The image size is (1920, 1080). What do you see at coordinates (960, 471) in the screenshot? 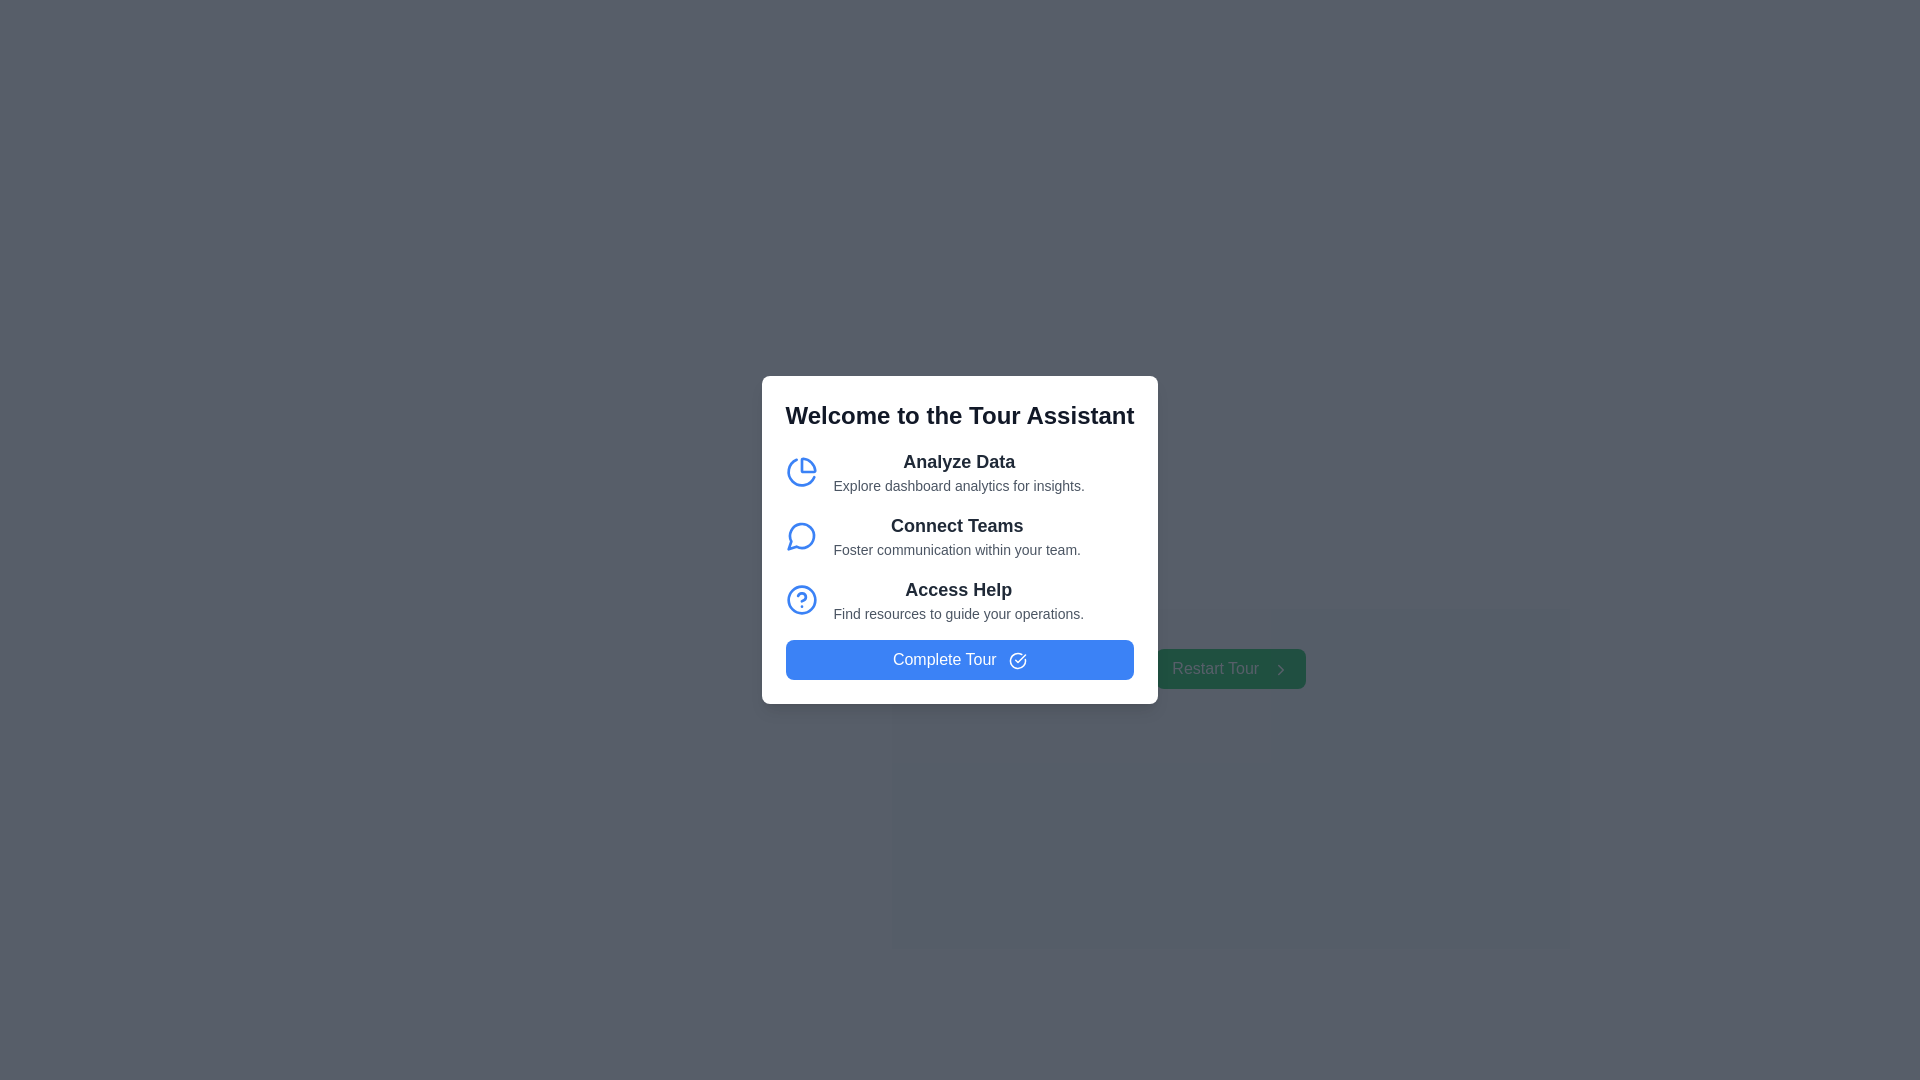
I see `the Decorative Text Block, which features a circular blue chart icon on the left and the text 'Analyze Data' in bold black followed by 'Explore dashboard analytics for insights.' in smaller gray text` at bounding box center [960, 471].